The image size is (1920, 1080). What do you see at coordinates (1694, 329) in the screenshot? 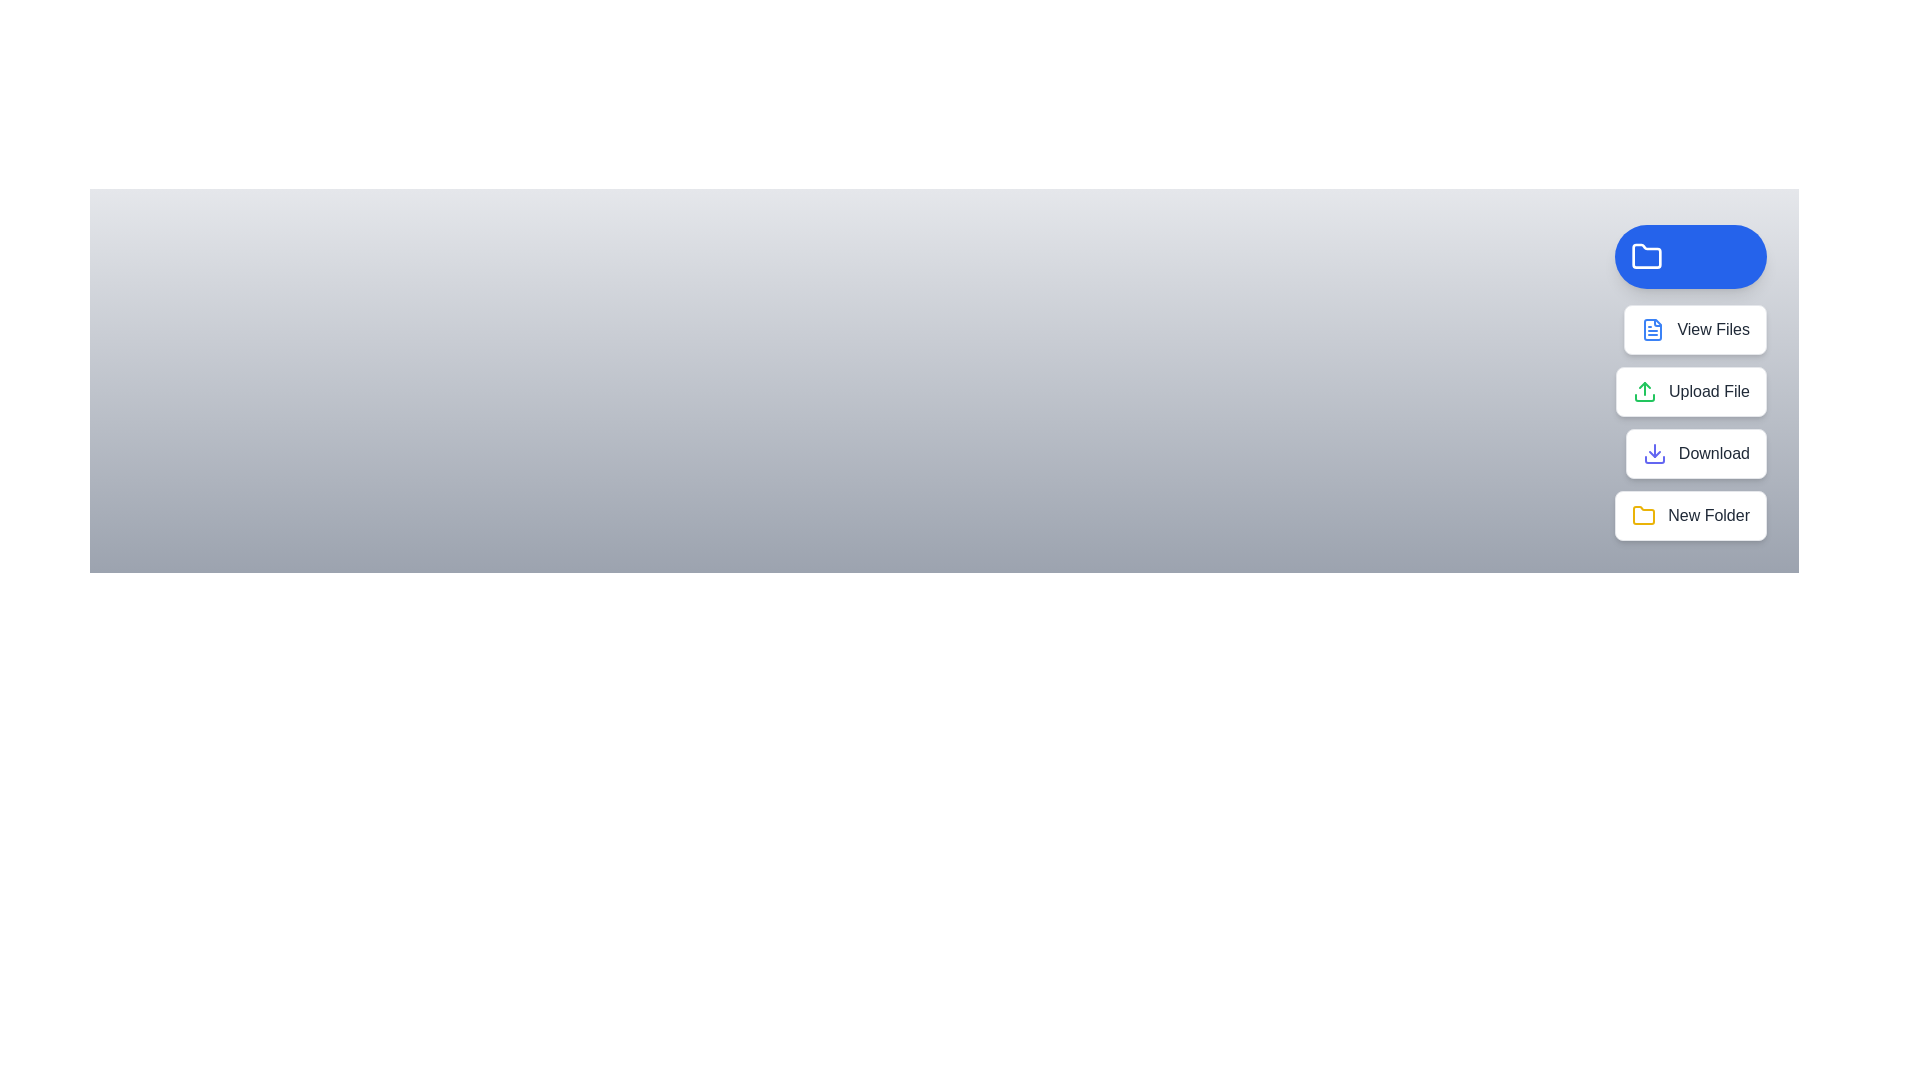
I see `the 'View Files' button to view the existing files` at bounding box center [1694, 329].